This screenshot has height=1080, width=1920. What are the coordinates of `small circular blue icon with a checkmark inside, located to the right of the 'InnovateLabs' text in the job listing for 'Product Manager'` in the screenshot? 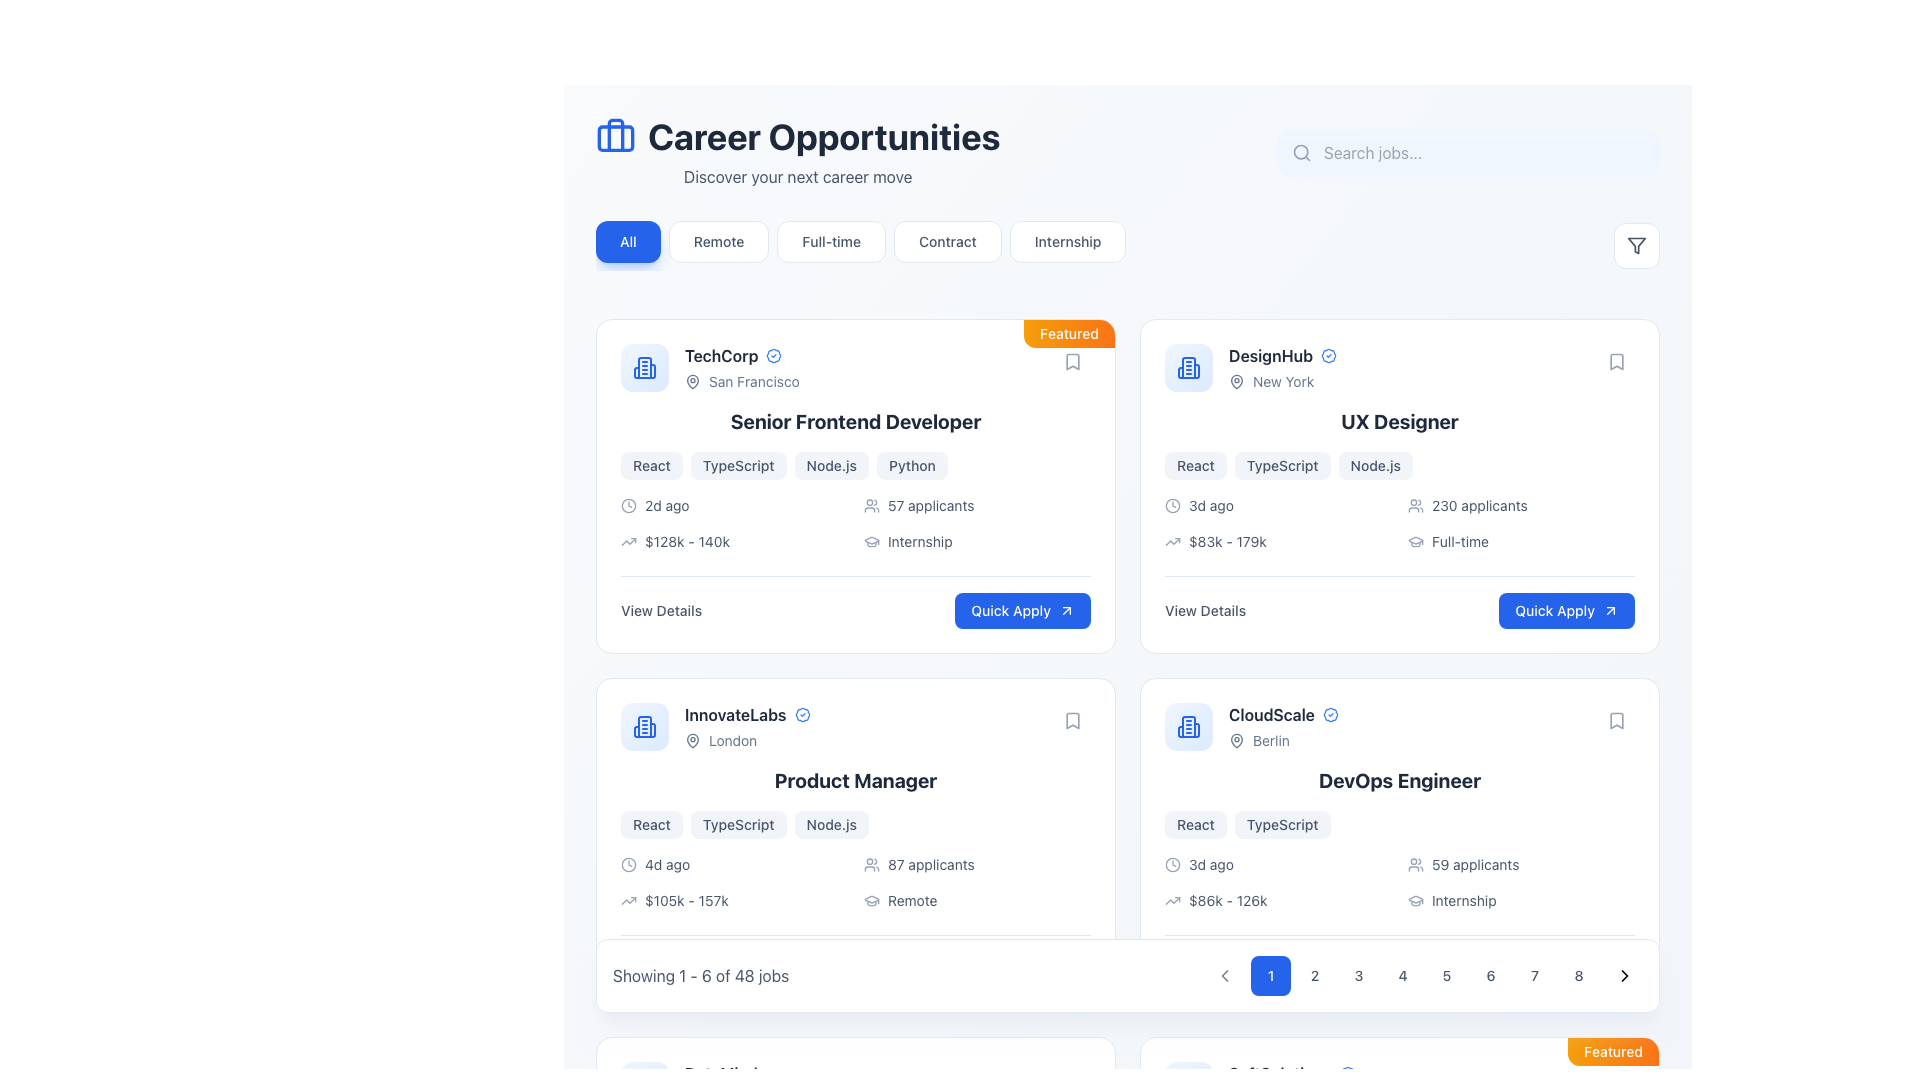 It's located at (802, 713).